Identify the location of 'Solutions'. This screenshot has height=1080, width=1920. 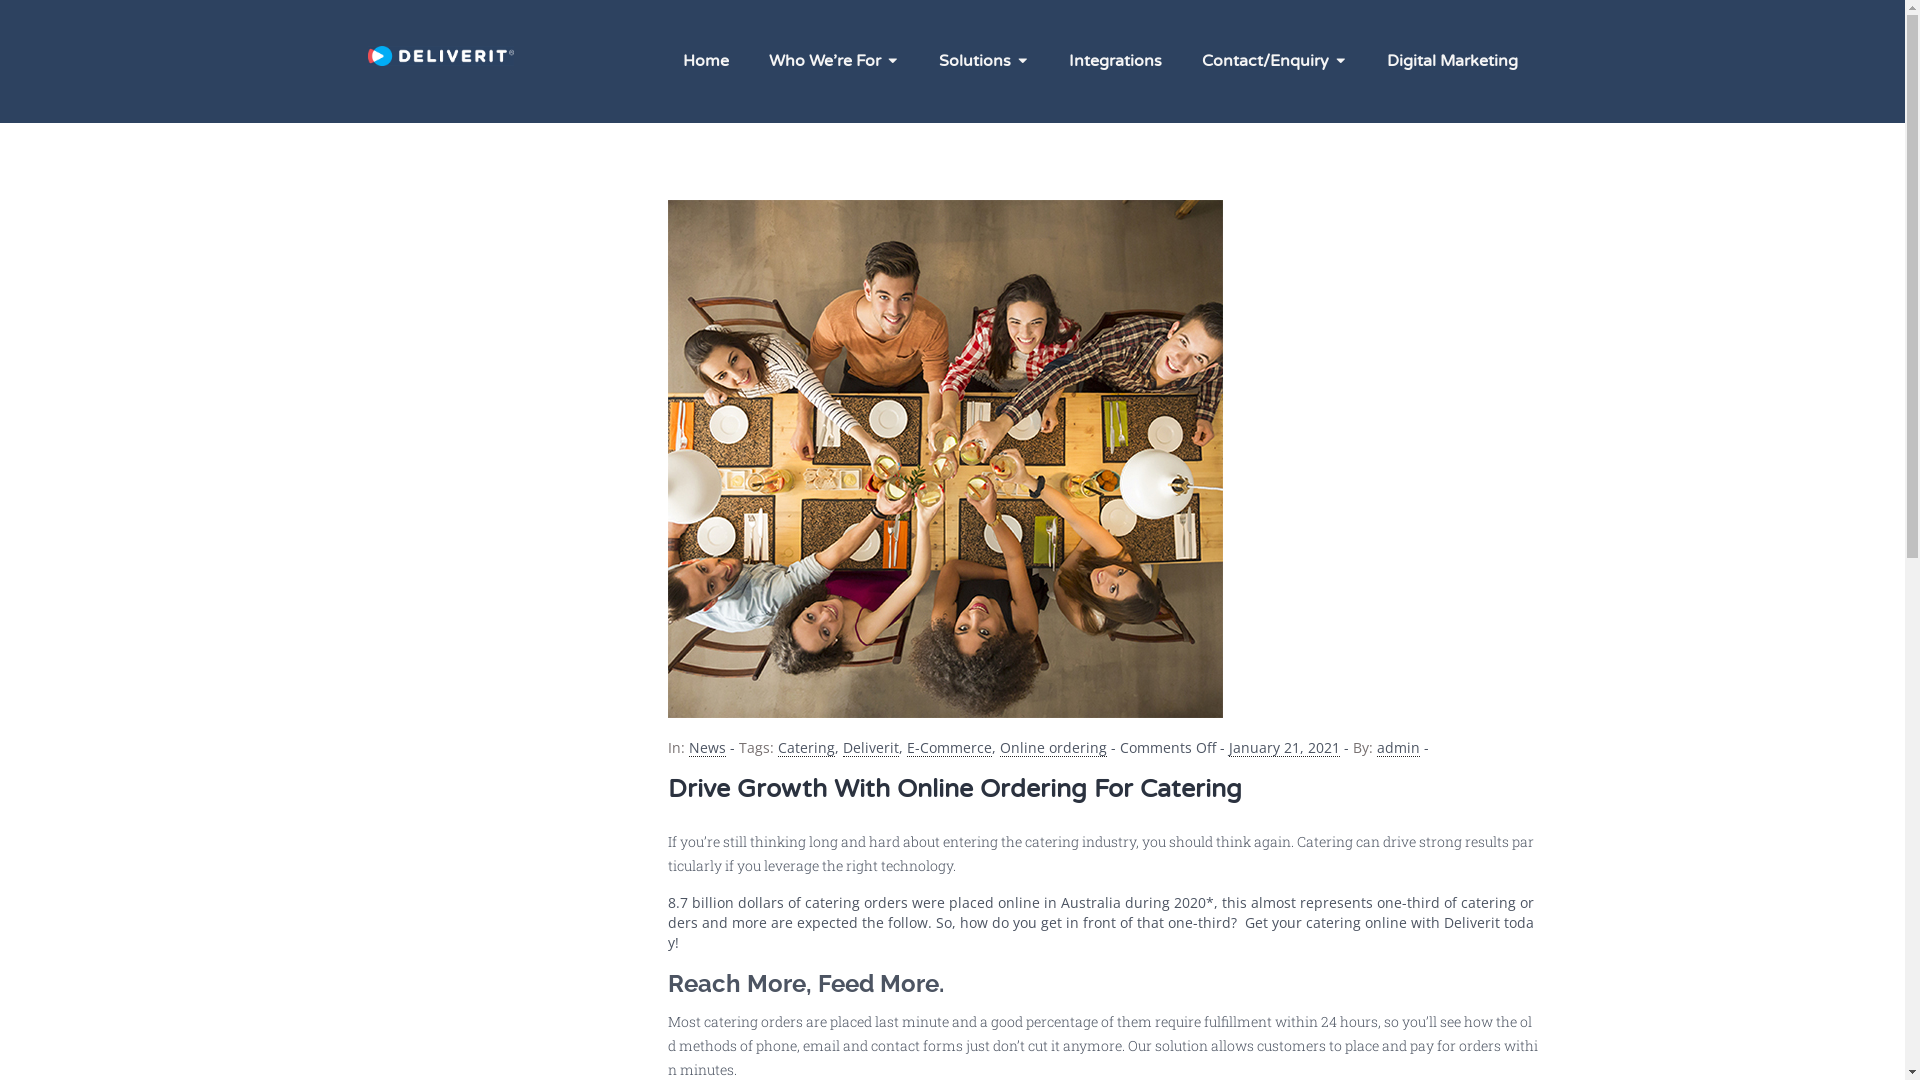
(916, 60).